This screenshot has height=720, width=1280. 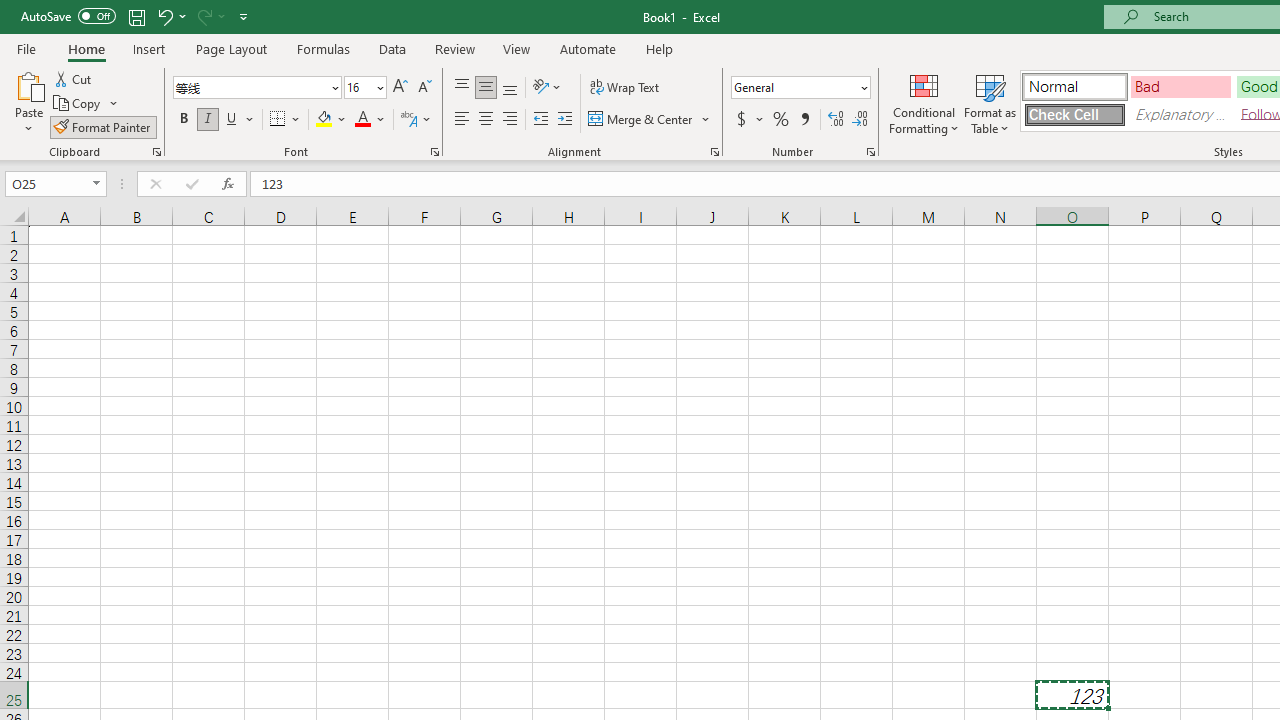 What do you see at coordinates (28, 84) in the screenshot?
I see `'Paste'` at bounding box center [28, 84].